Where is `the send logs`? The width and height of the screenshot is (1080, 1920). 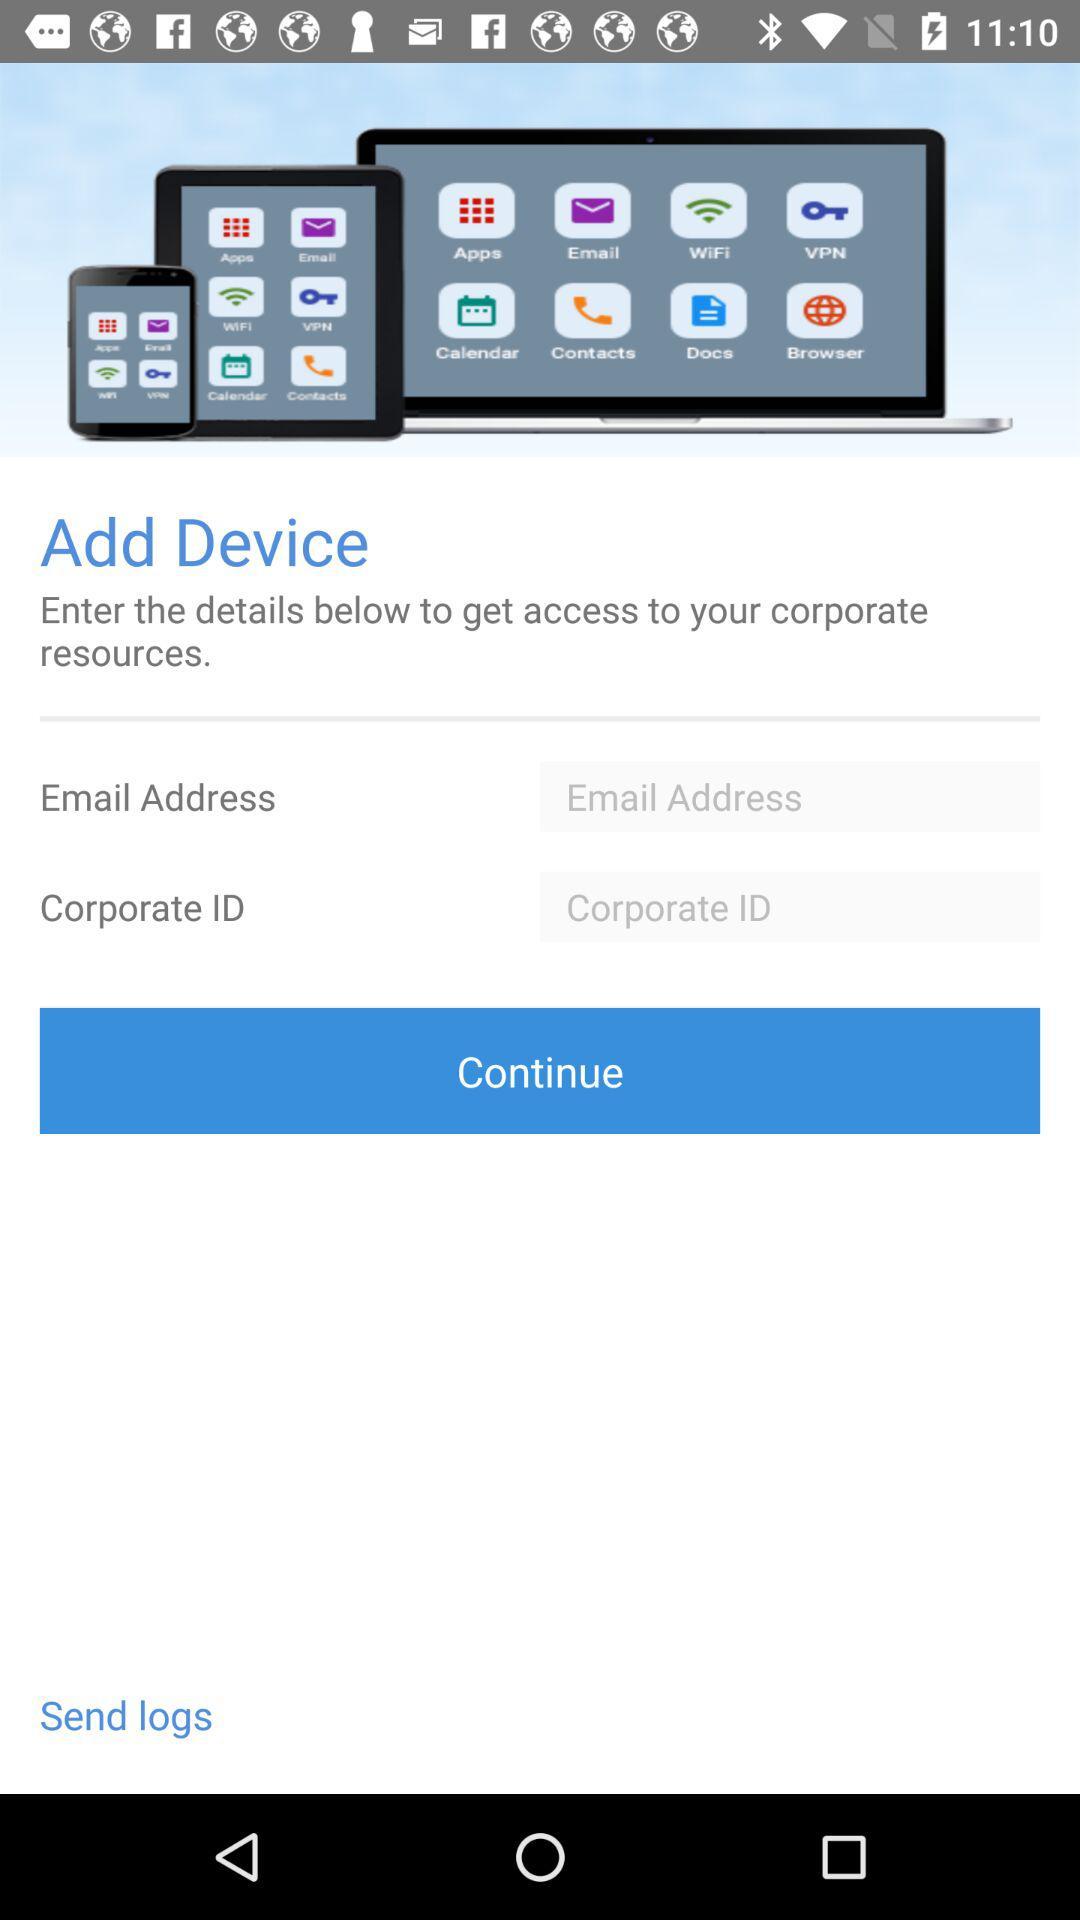
the send logs is located at coordinates (126, 1714).